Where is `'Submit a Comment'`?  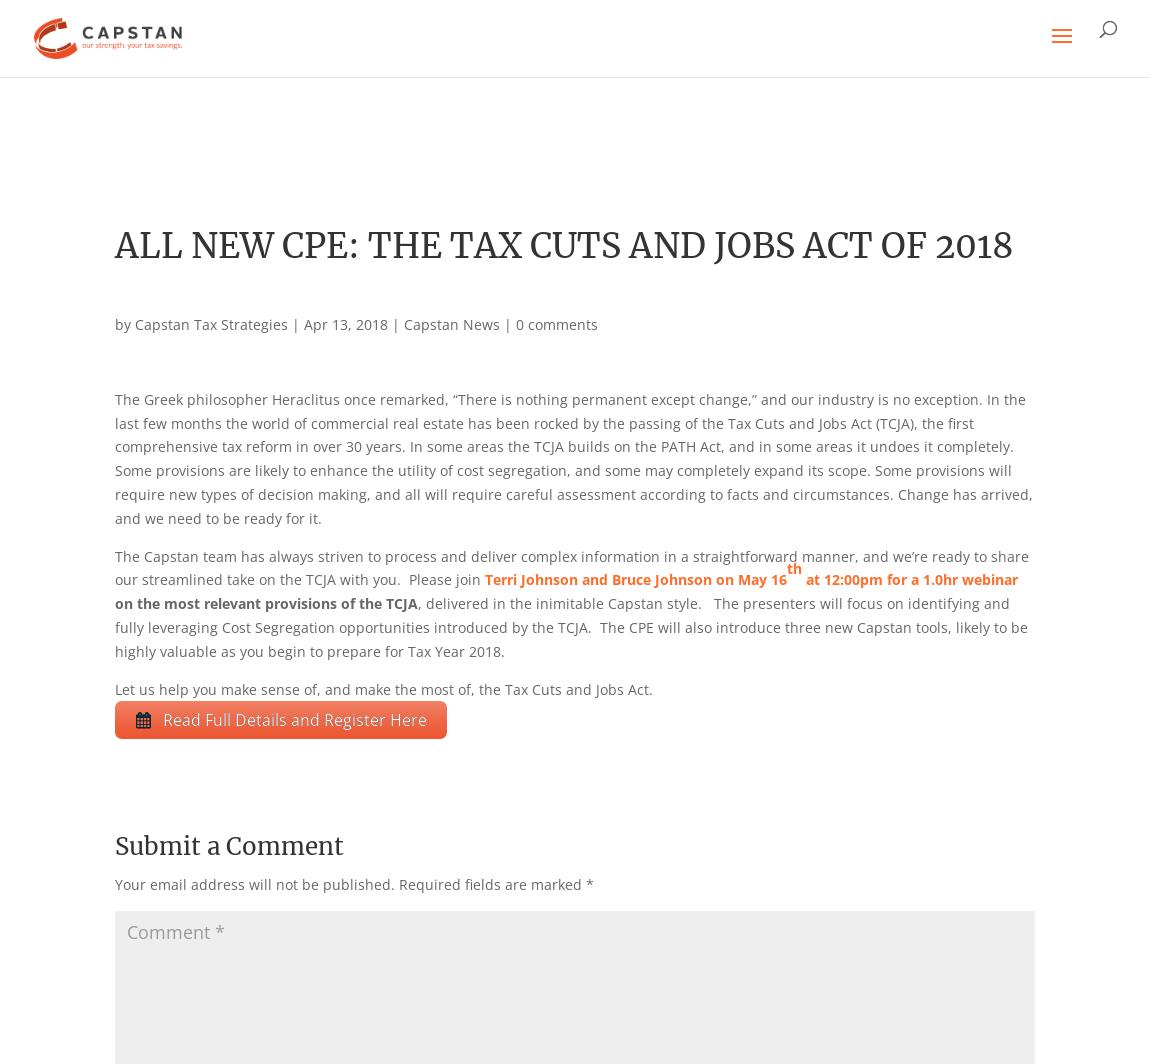 'Submit a Comment' is located at coordinates (228, 846).